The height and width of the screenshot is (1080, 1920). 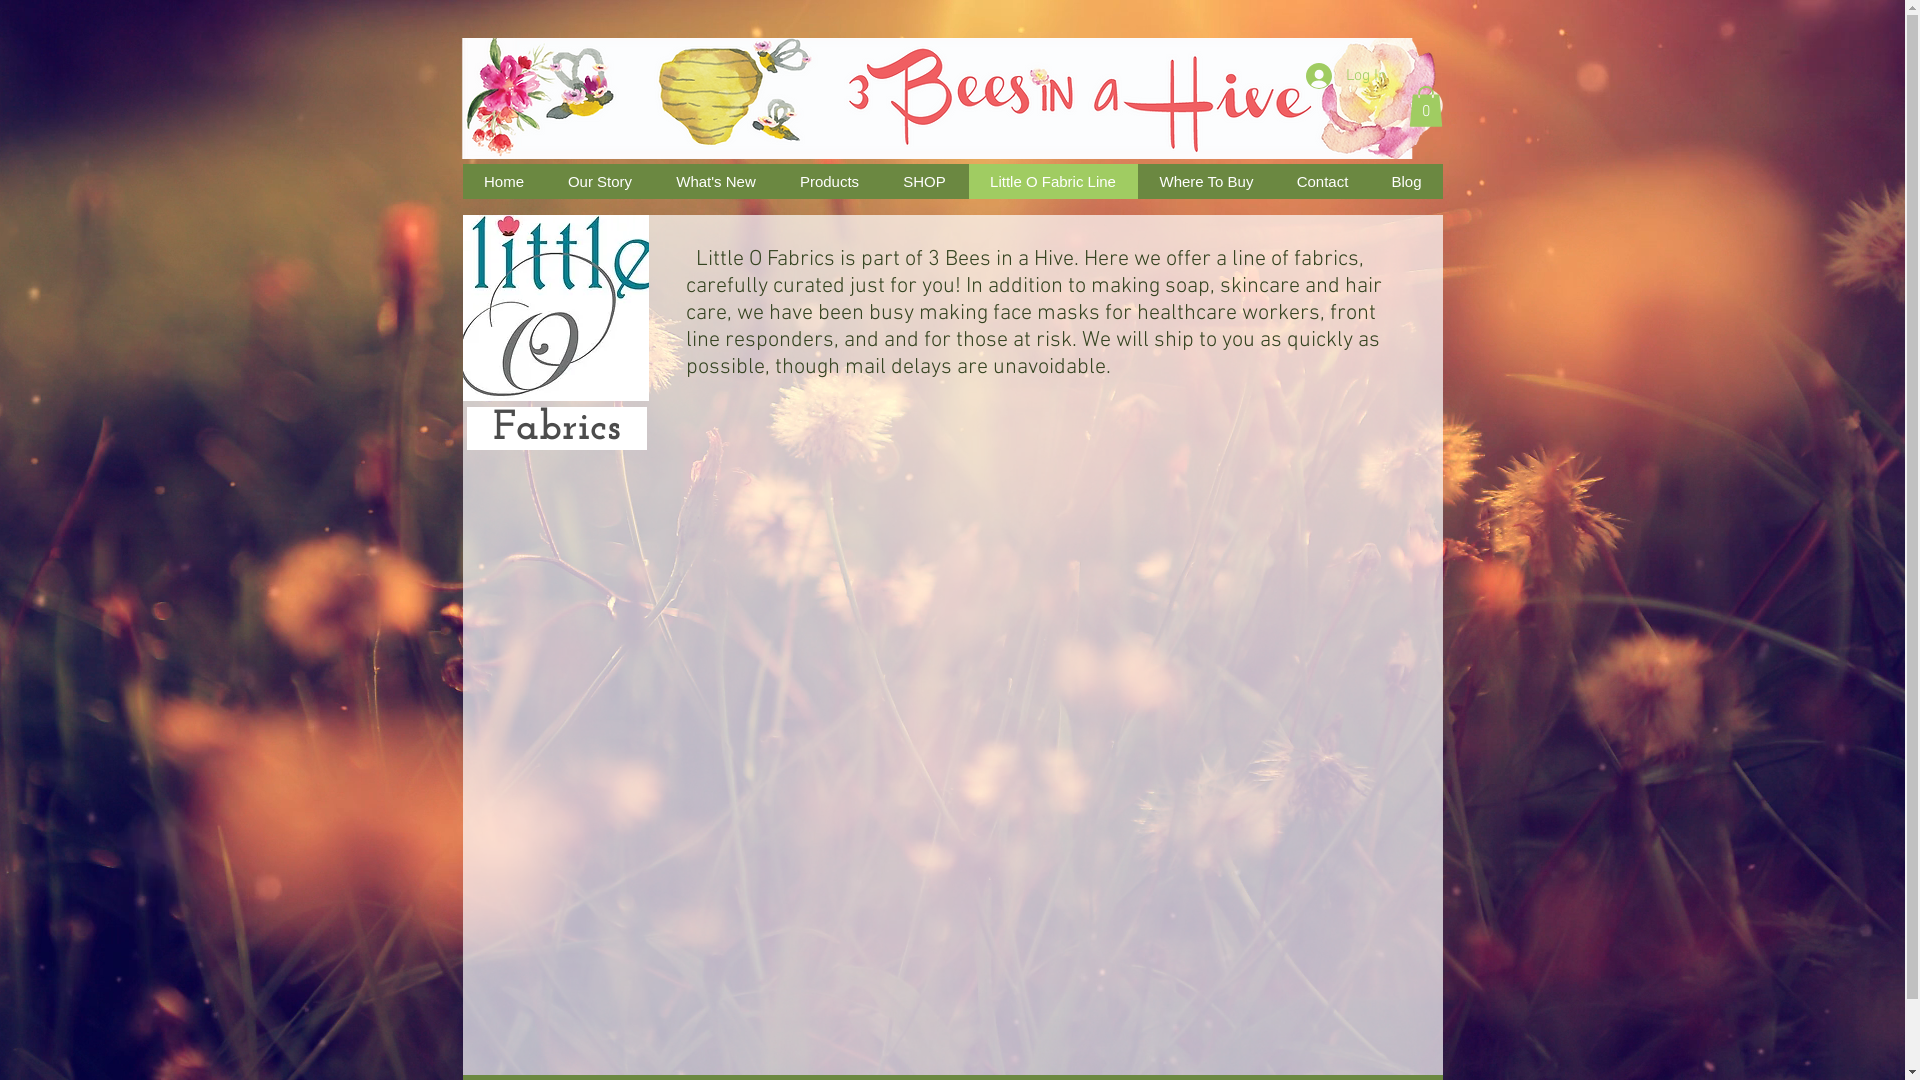 I want to click on 'Where To Buy', so click(x=1137, y=181).